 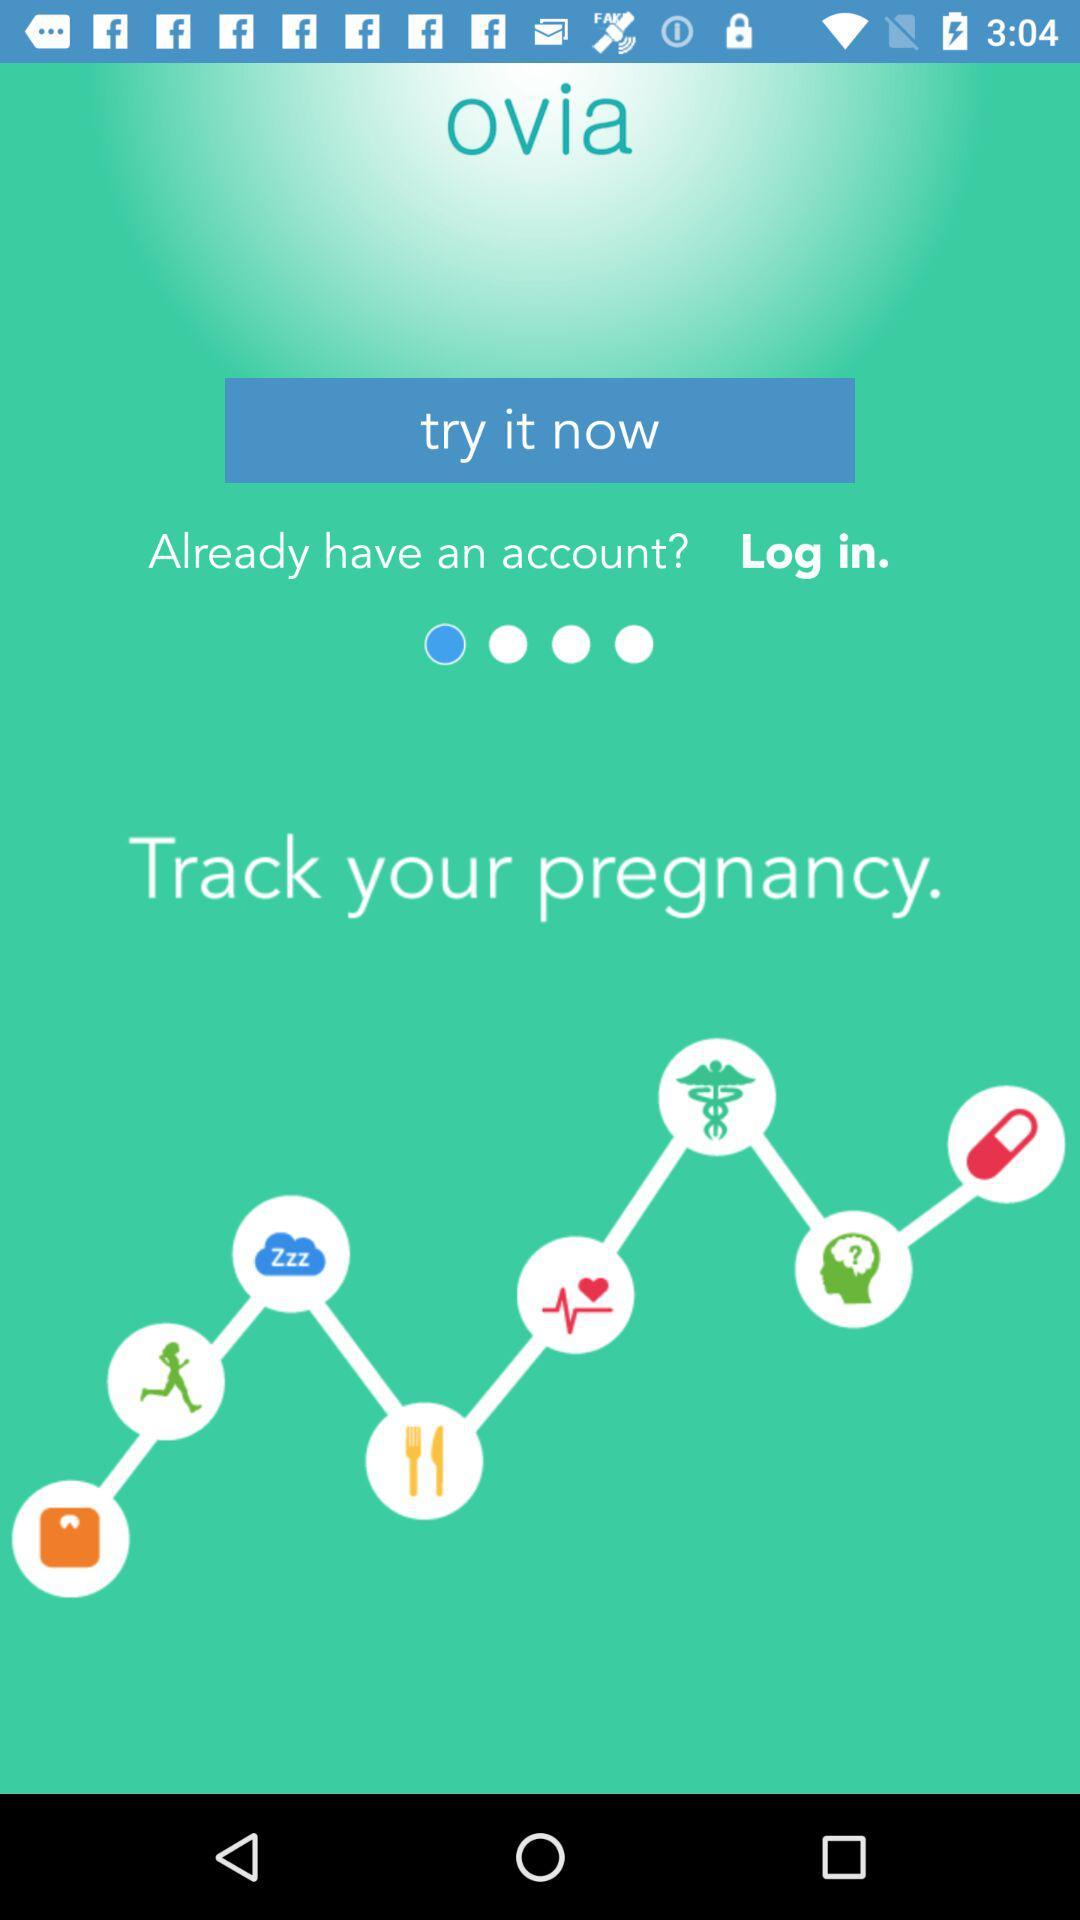 I want to click on icon below try it now icon, so click(x=815, y=551).